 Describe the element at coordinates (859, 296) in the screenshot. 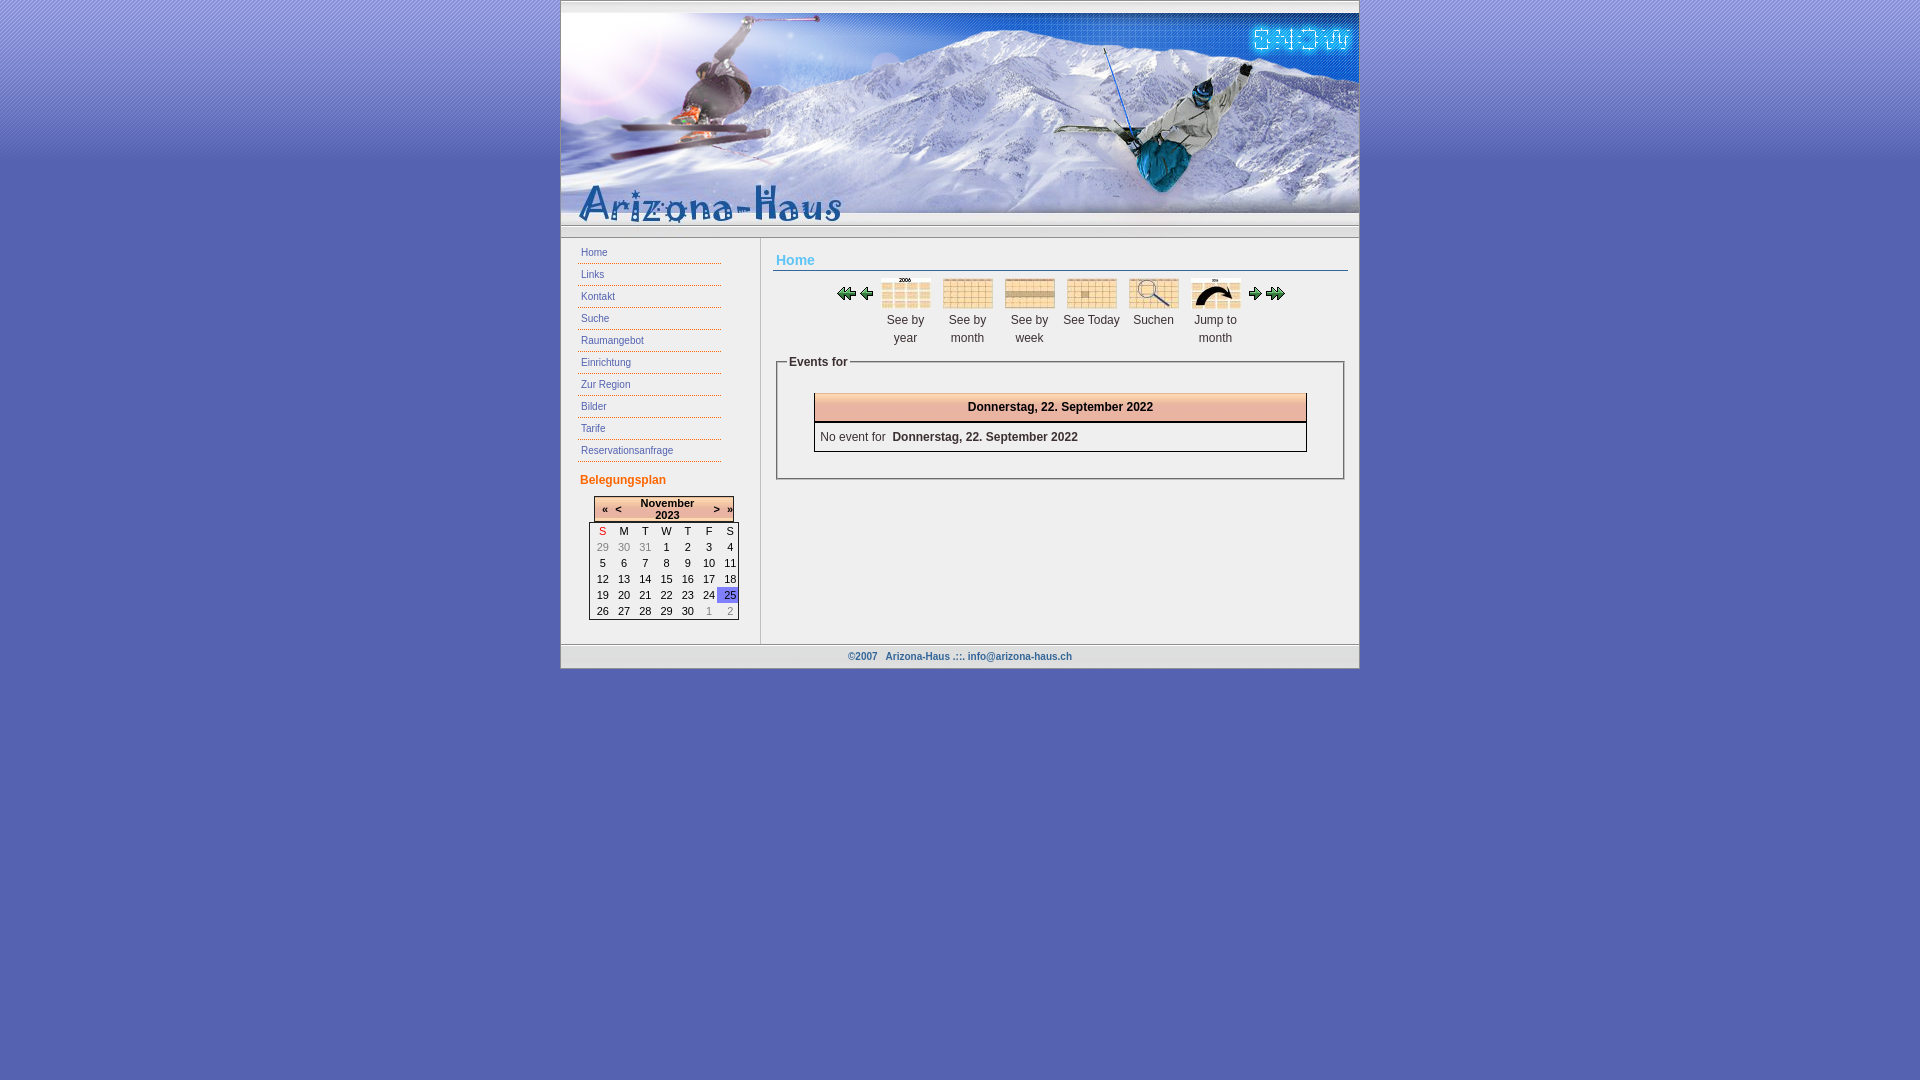

I see `'Previous day'` at that location.